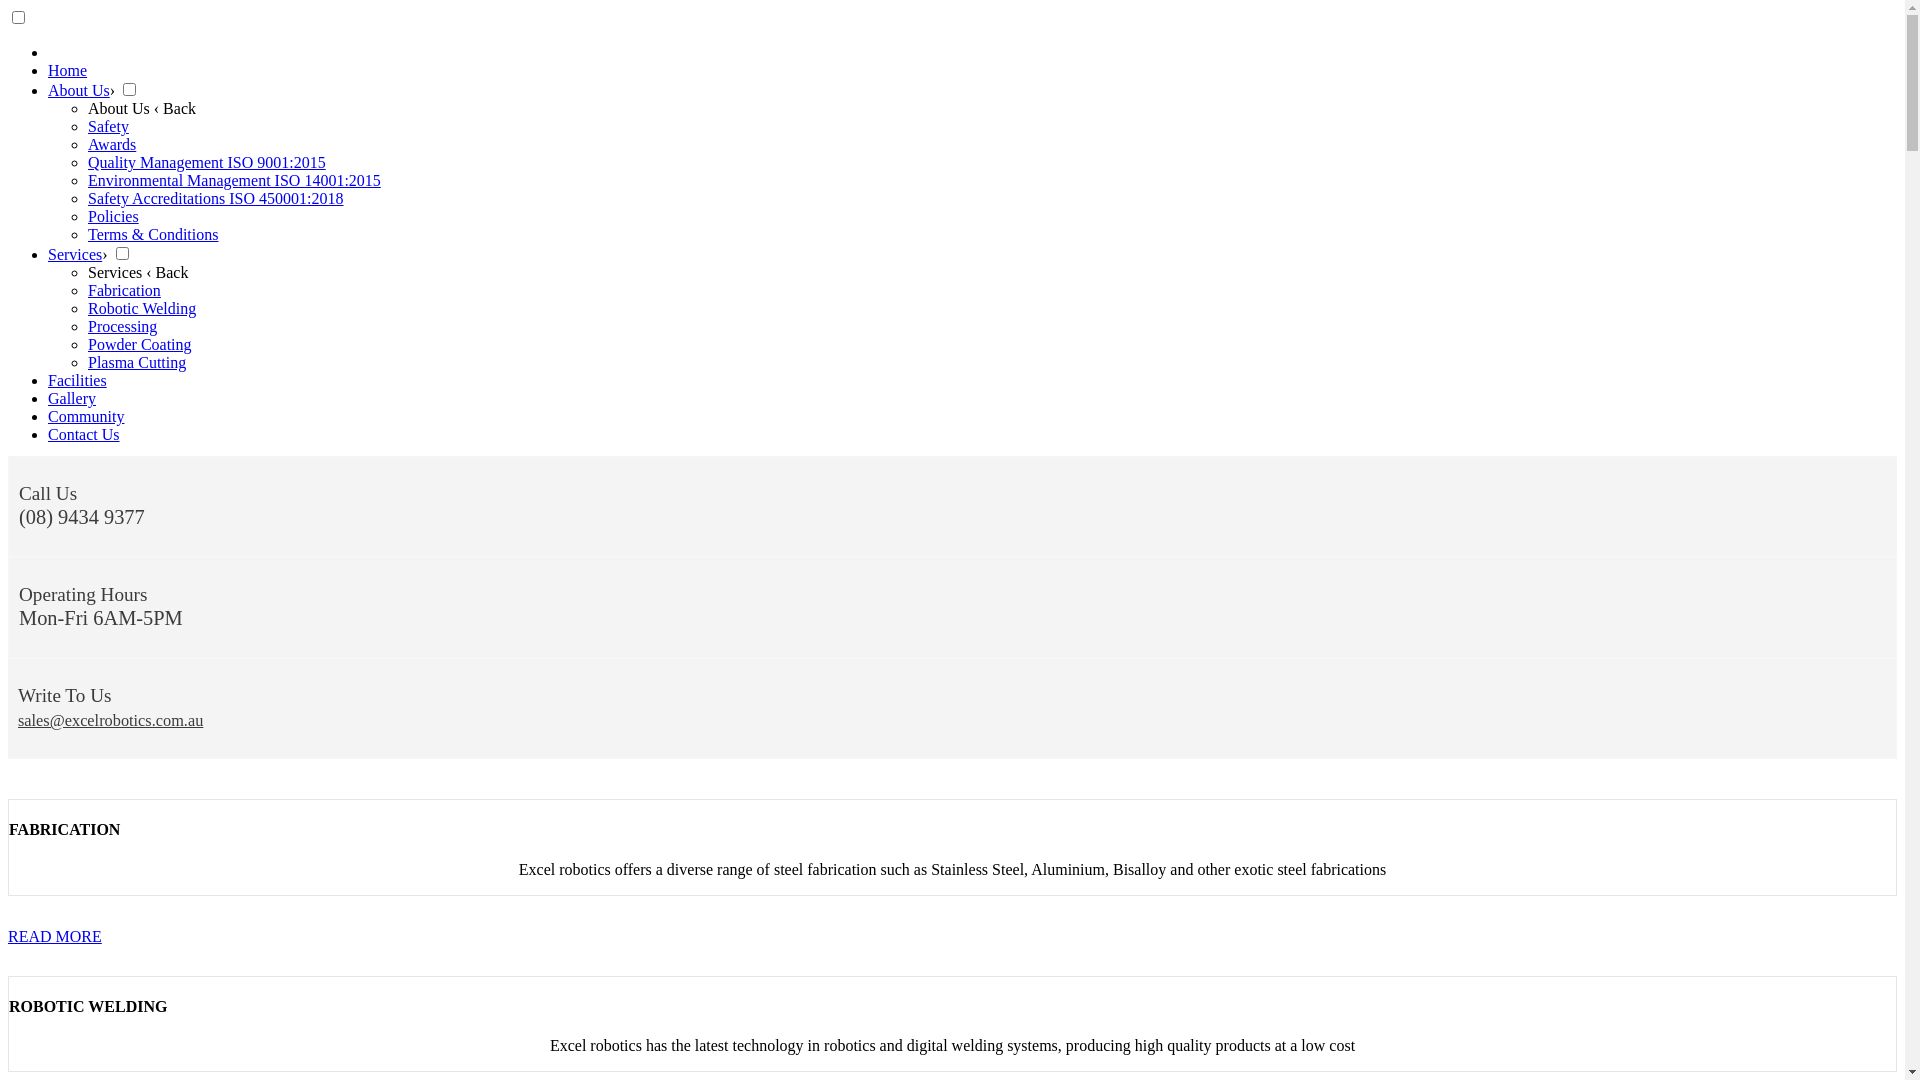 This screenshot has width=1920, height=1080. What do you see at coordinates (216, 198) in the screenshot?
I see `'Safety Accreditations ISO 450001:2018'` at bounding box center [216, 198].